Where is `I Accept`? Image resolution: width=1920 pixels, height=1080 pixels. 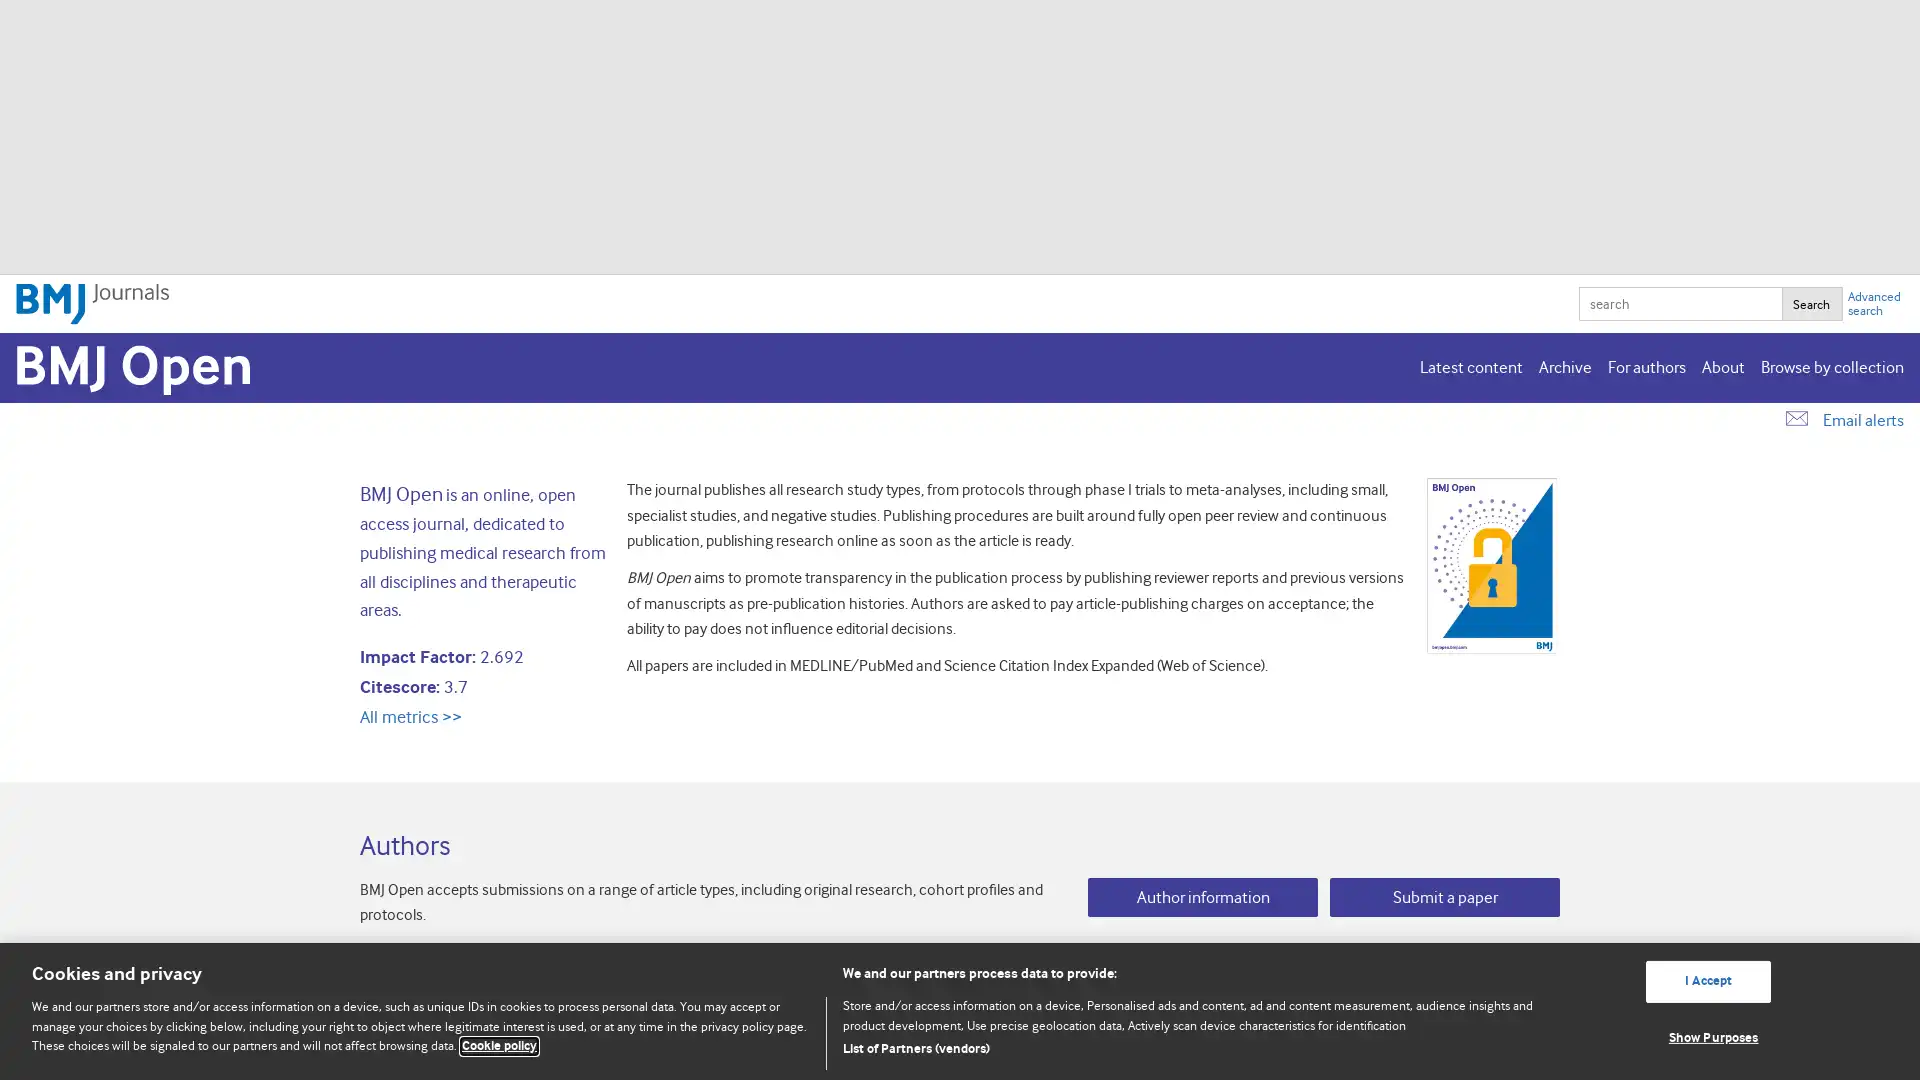 I Accept is located at coordinates (1707, 980).